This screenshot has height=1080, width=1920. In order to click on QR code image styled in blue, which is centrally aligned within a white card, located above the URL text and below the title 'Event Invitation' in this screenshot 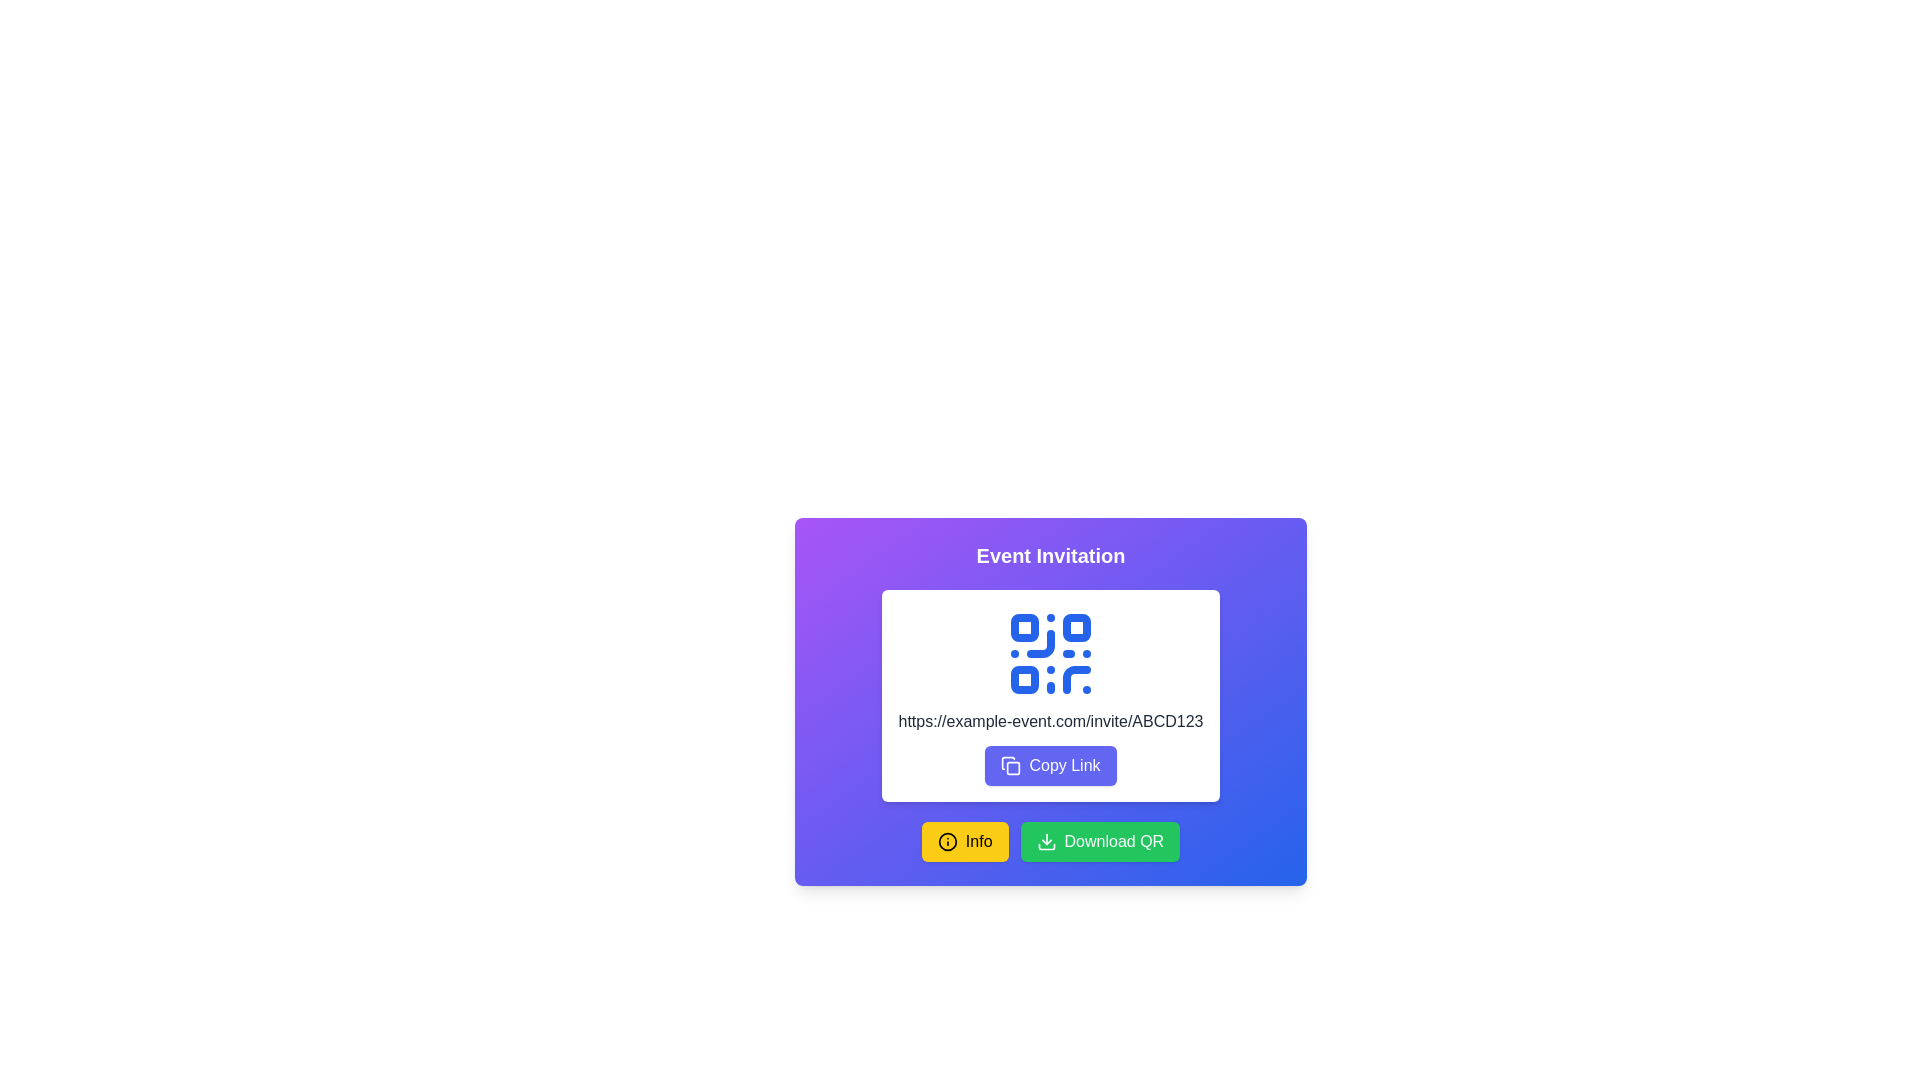, I will do `click(1050, 701)`.